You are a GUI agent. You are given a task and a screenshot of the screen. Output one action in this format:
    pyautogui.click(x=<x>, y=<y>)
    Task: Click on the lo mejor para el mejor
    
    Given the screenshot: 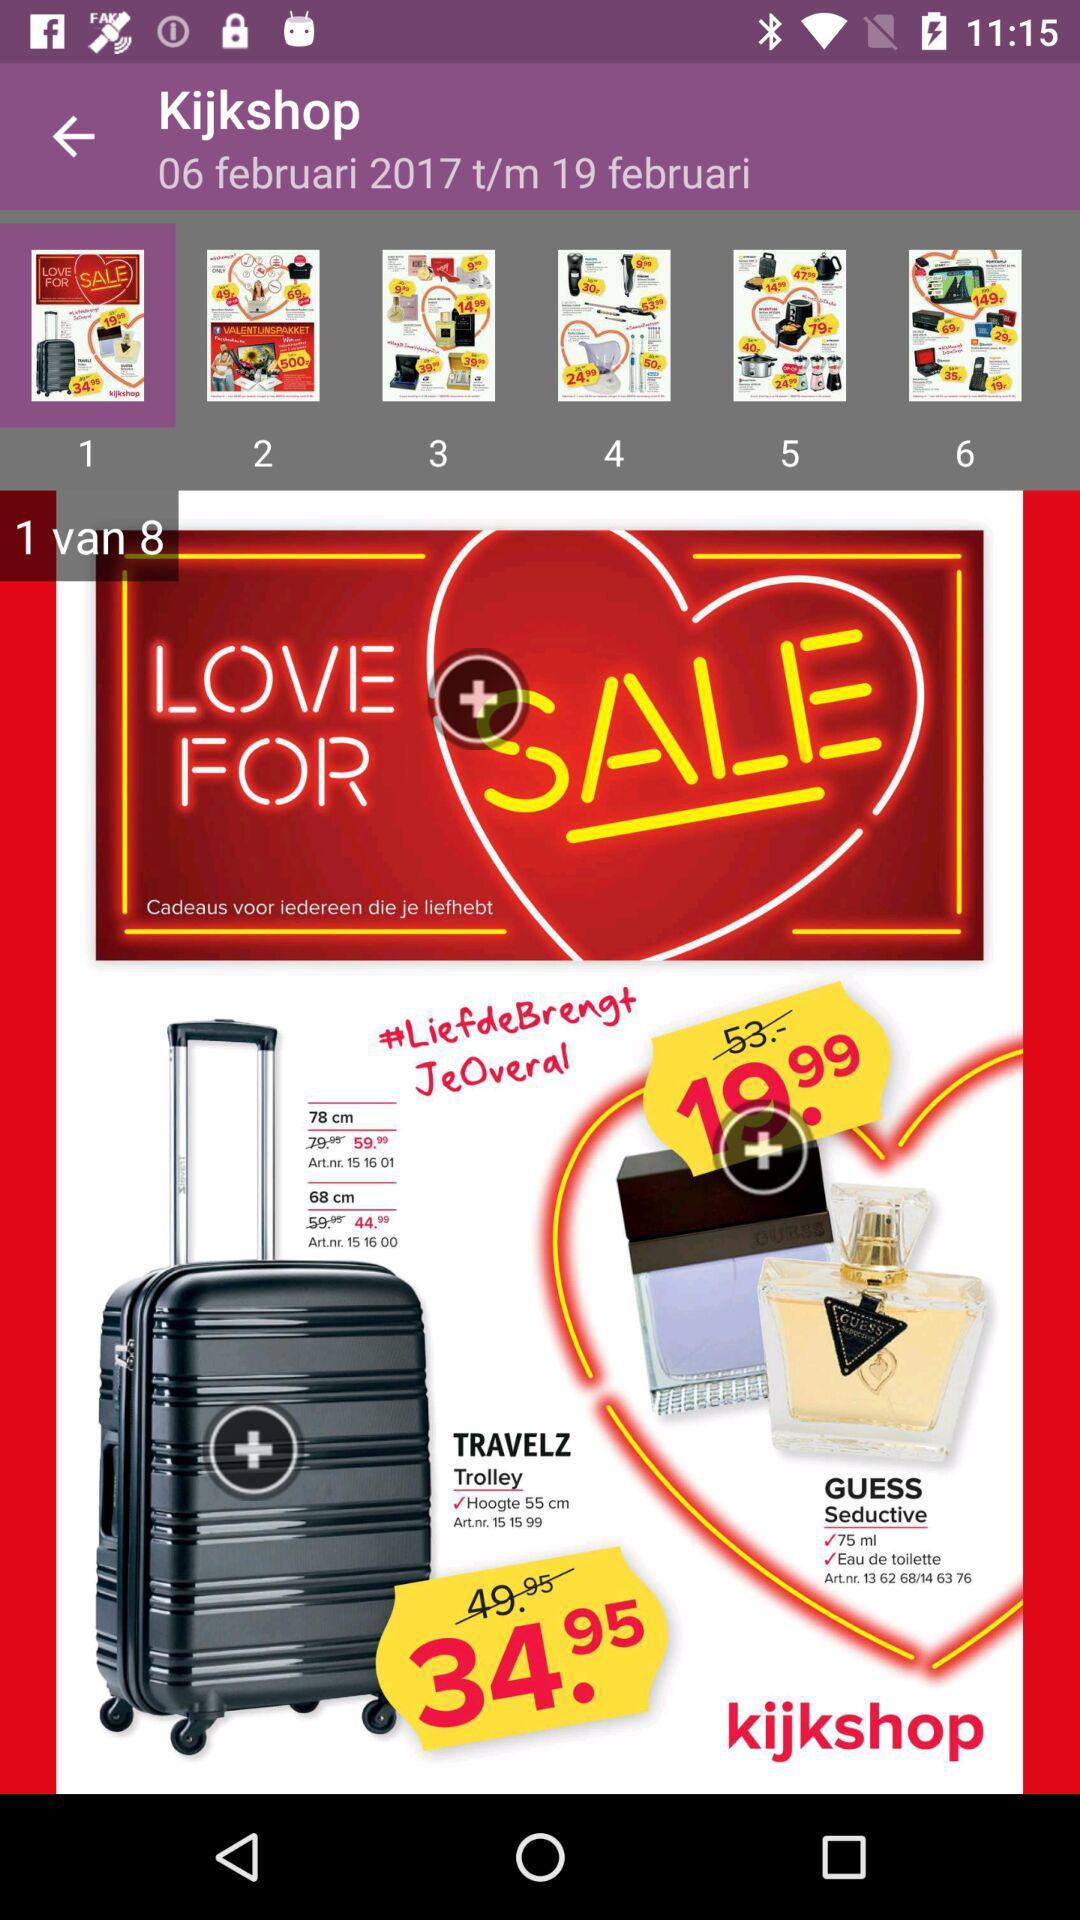 What is the action you would take?
    pyautogui.click(x=262, y=325)
    